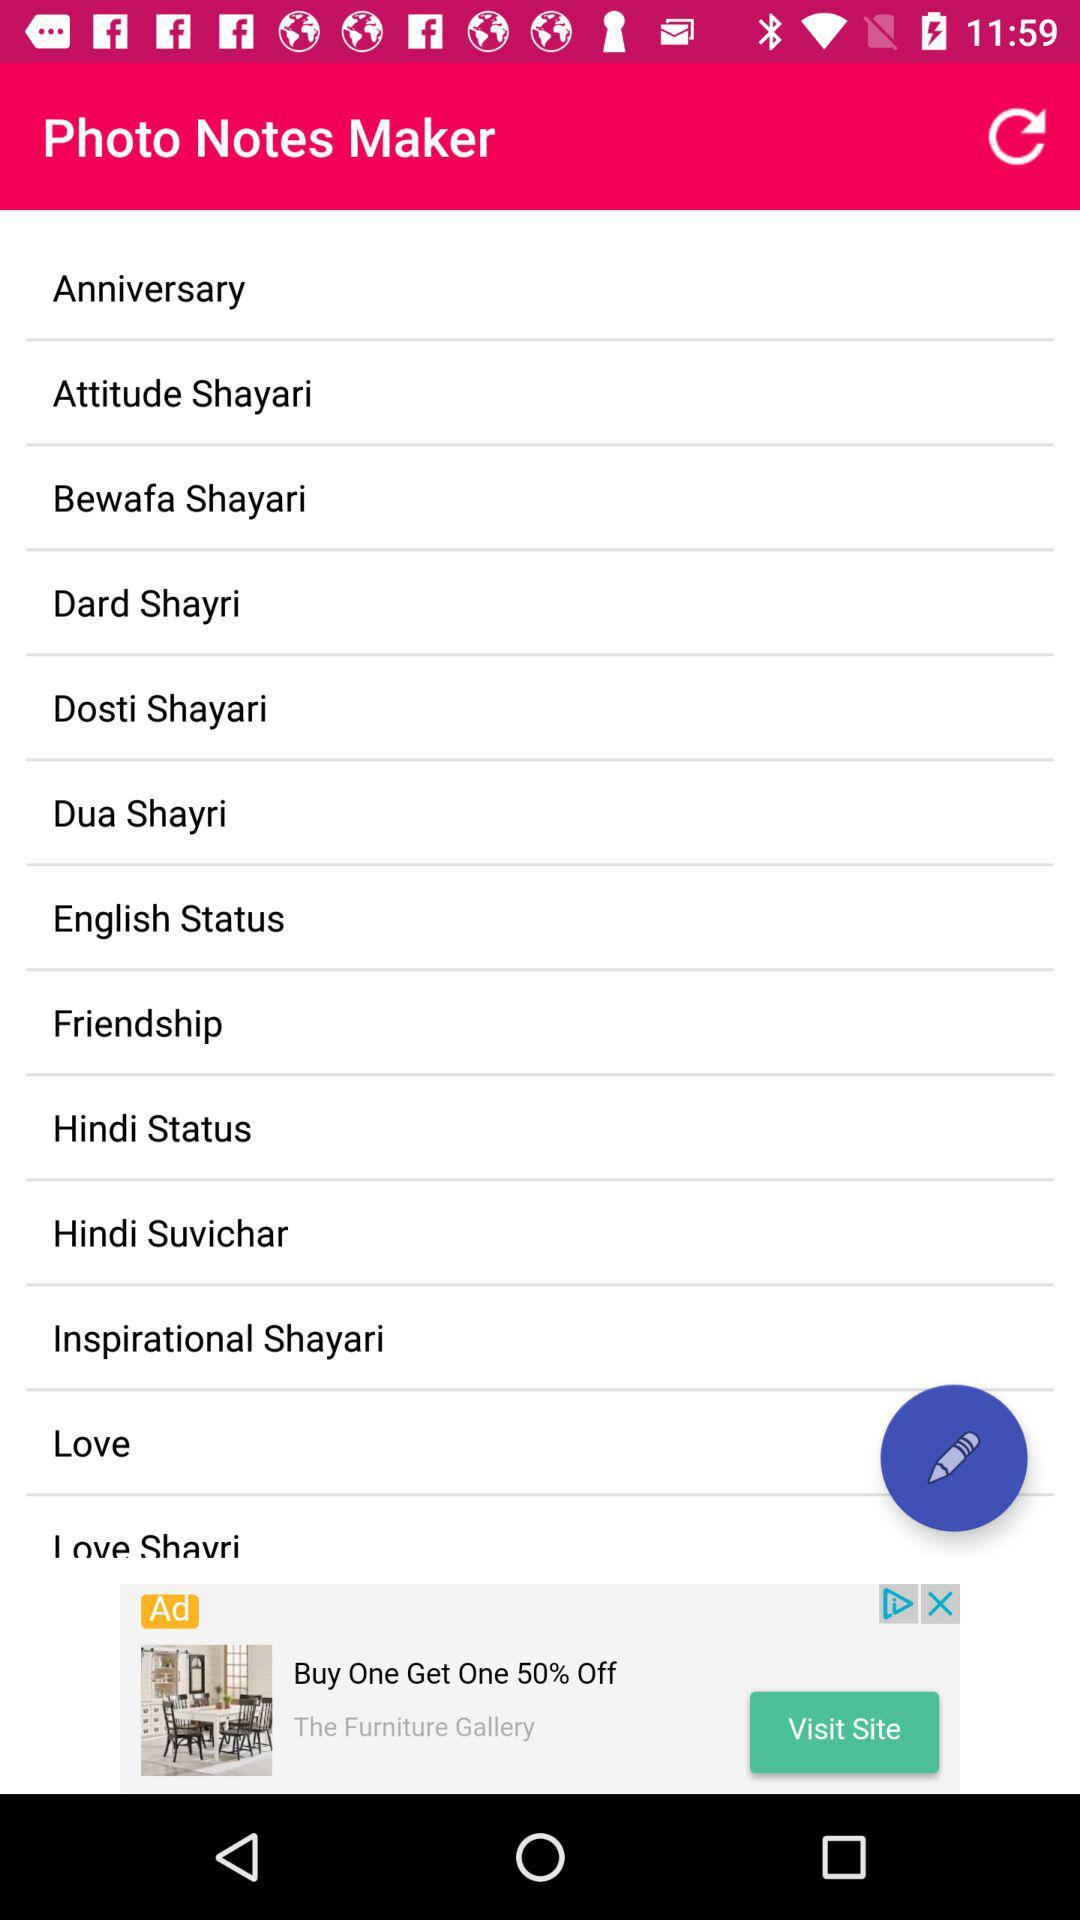 The image size is (1080, 1920). Describe the element at coordinates (540, 1688) in the screenshot. I see `the furniture gallery advertisement` at that location.